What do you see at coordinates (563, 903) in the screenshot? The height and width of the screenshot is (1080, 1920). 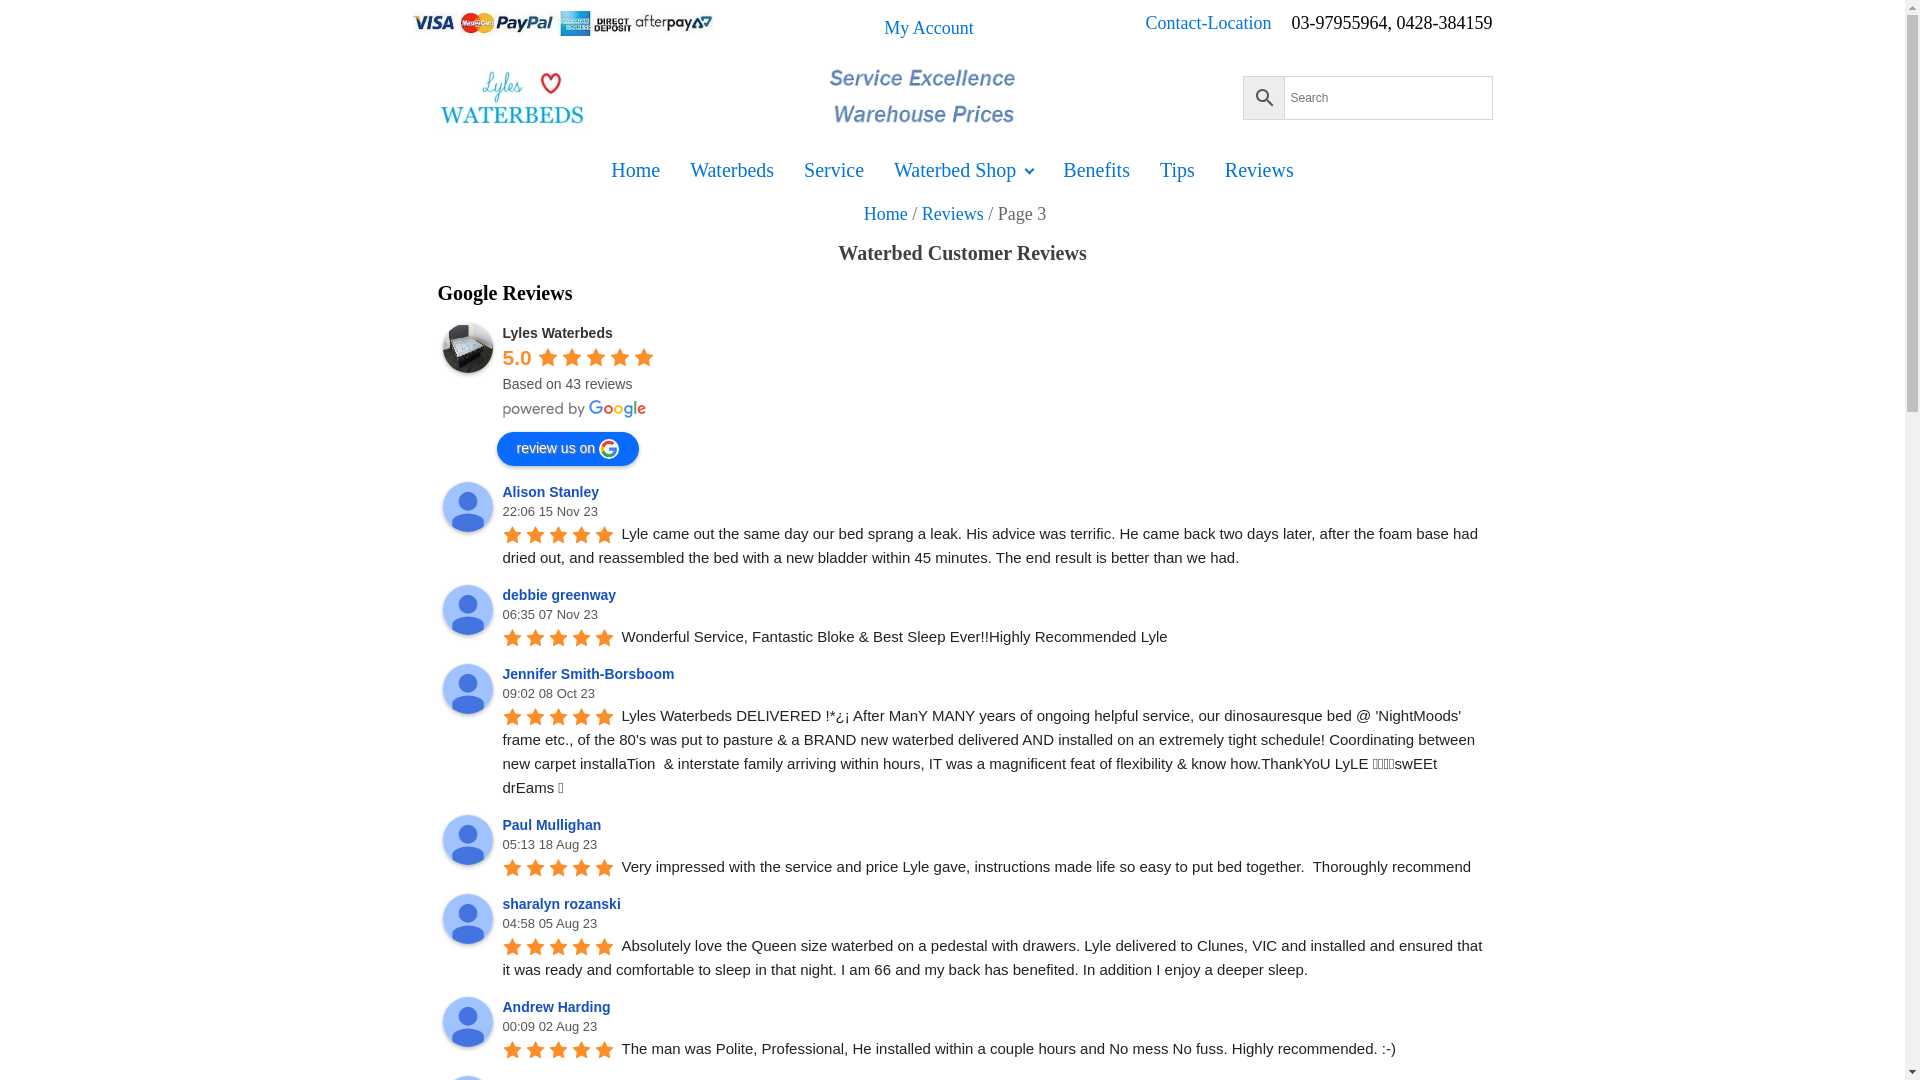 I see `'sharalyn rozanski'` at bounding box center [563, 903].